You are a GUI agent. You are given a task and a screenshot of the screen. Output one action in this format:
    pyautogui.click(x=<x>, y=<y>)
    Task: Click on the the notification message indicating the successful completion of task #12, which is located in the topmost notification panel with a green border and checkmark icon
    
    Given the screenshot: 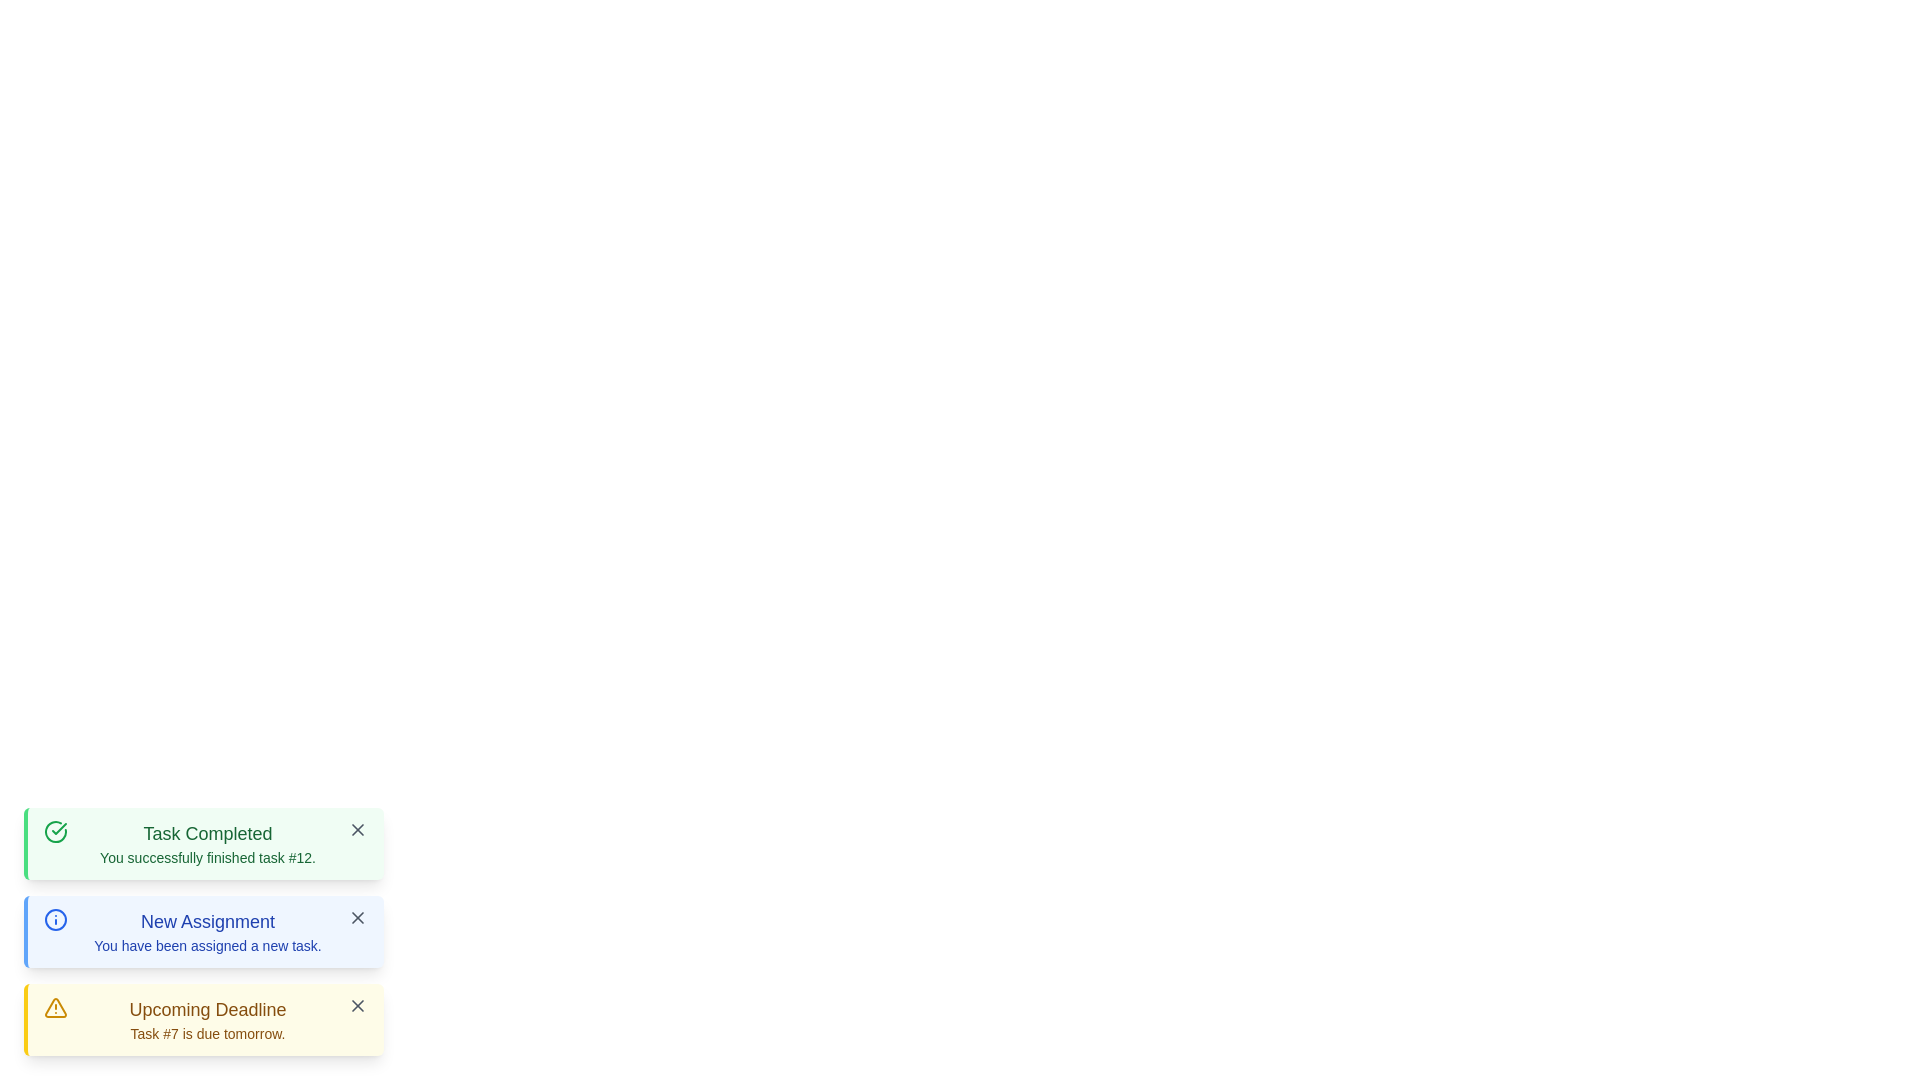 What is the action you would take?
    pyautogui.click(x=207, y=844)
    